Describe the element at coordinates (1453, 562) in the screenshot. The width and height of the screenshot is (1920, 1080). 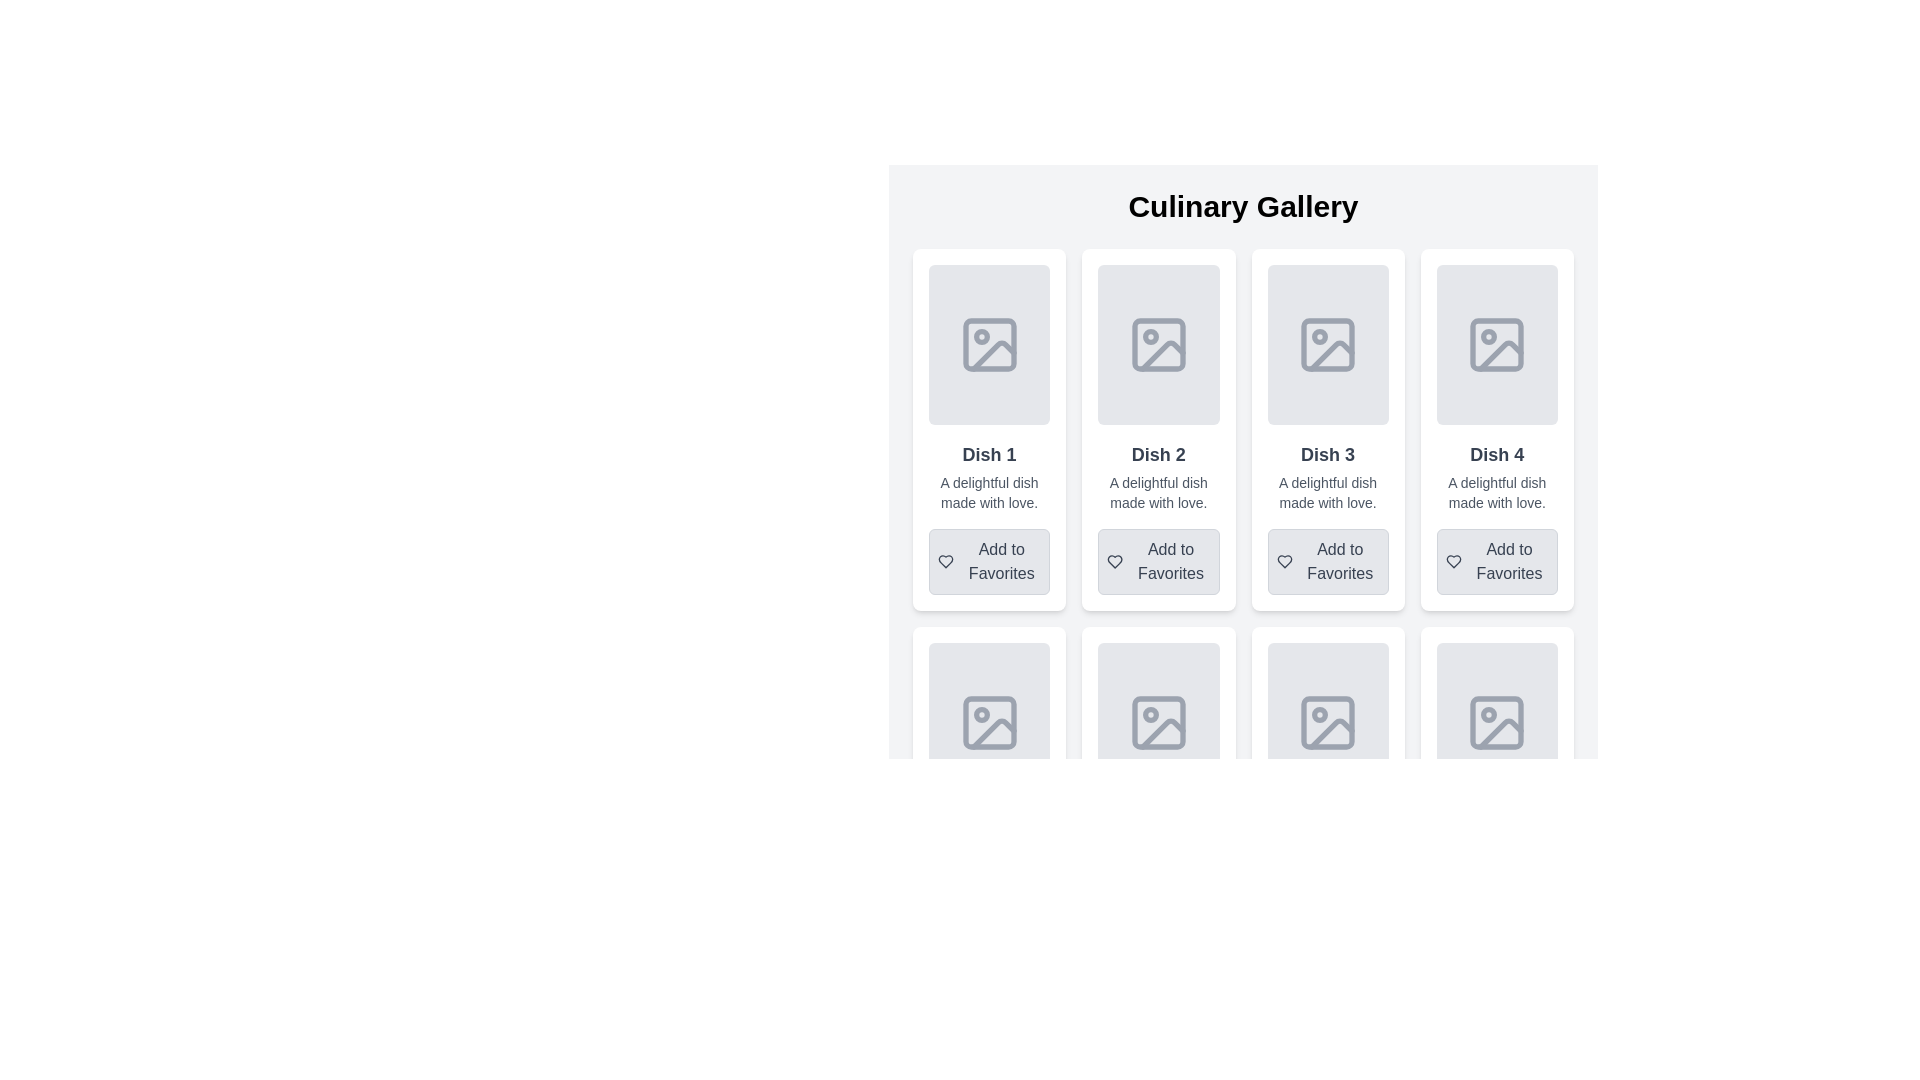
I see `the black heart-shaped icon within the 'Add to Favorites' button located in the bottom-left corner of the 'Dish 4' card to initiate the favorite action` at that location.